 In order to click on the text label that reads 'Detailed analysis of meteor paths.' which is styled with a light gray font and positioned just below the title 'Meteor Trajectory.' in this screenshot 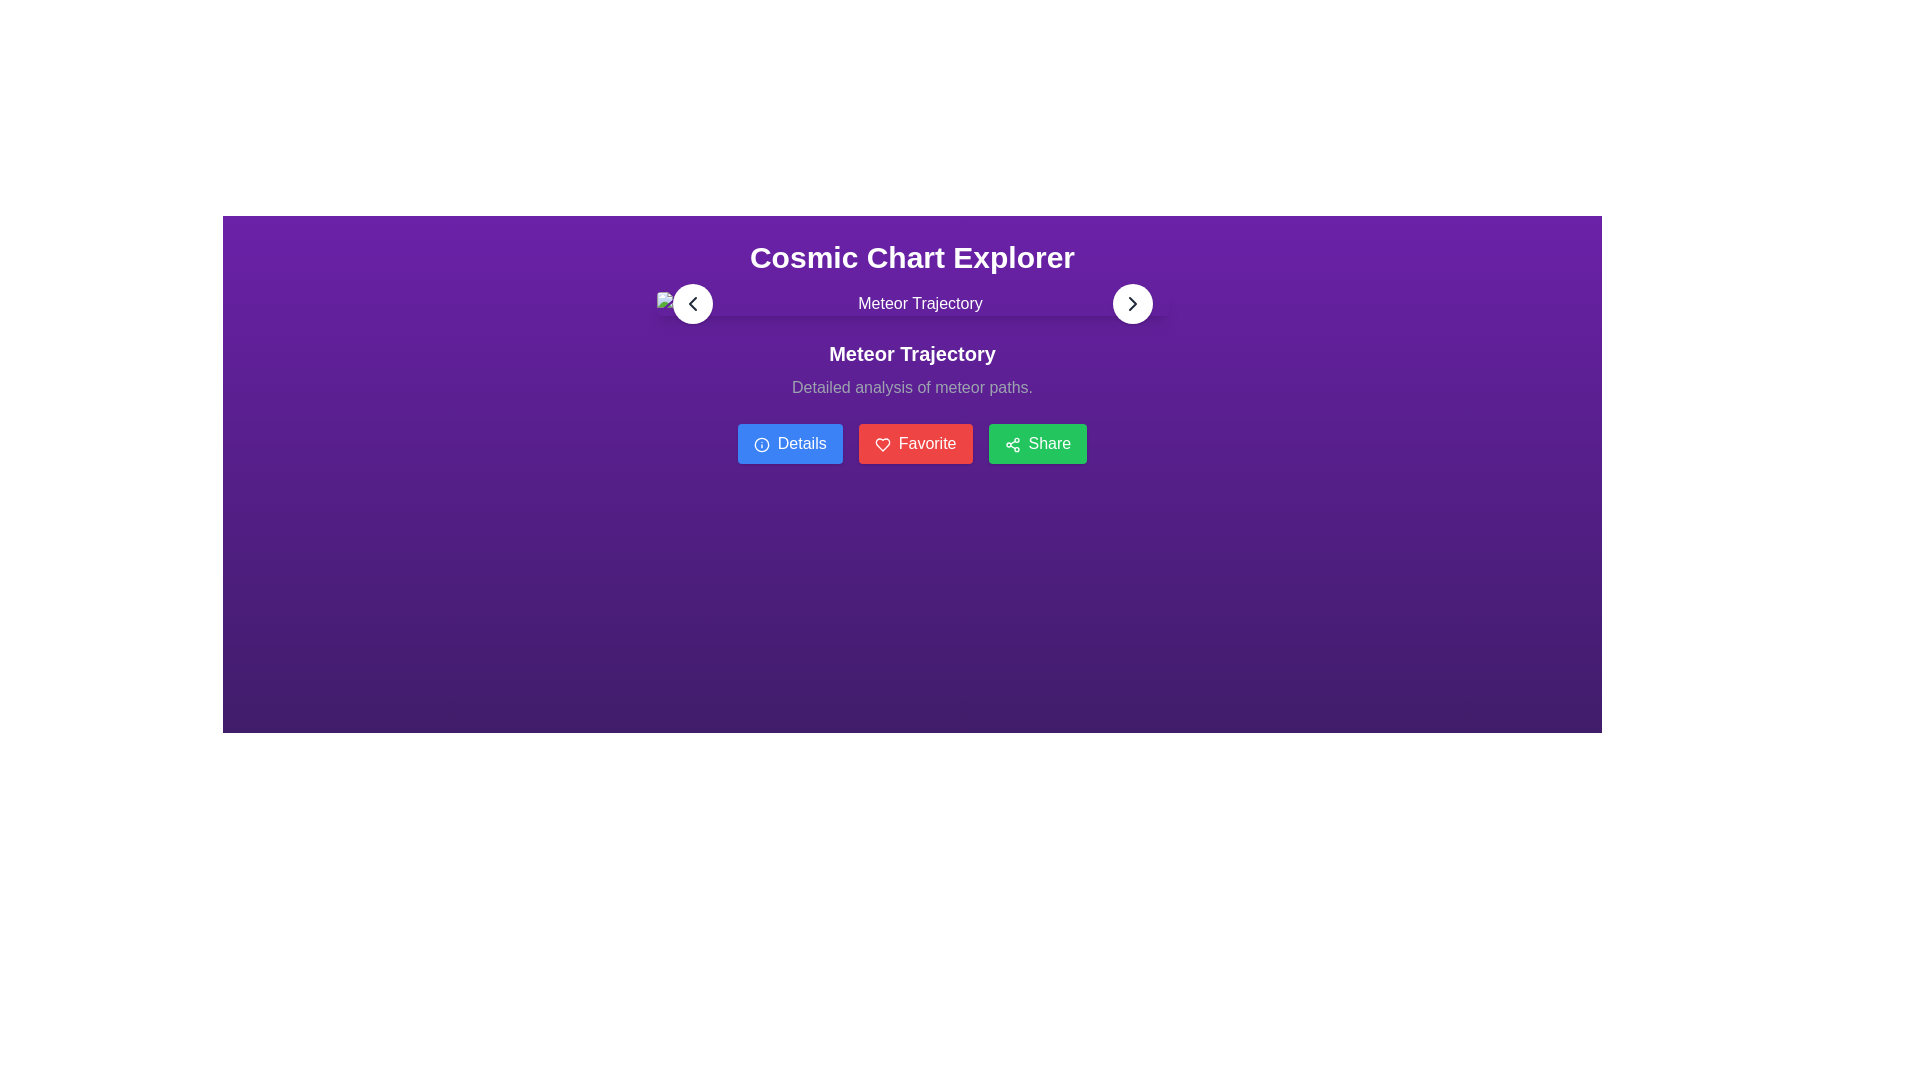, I will do `click(911, 388)`.